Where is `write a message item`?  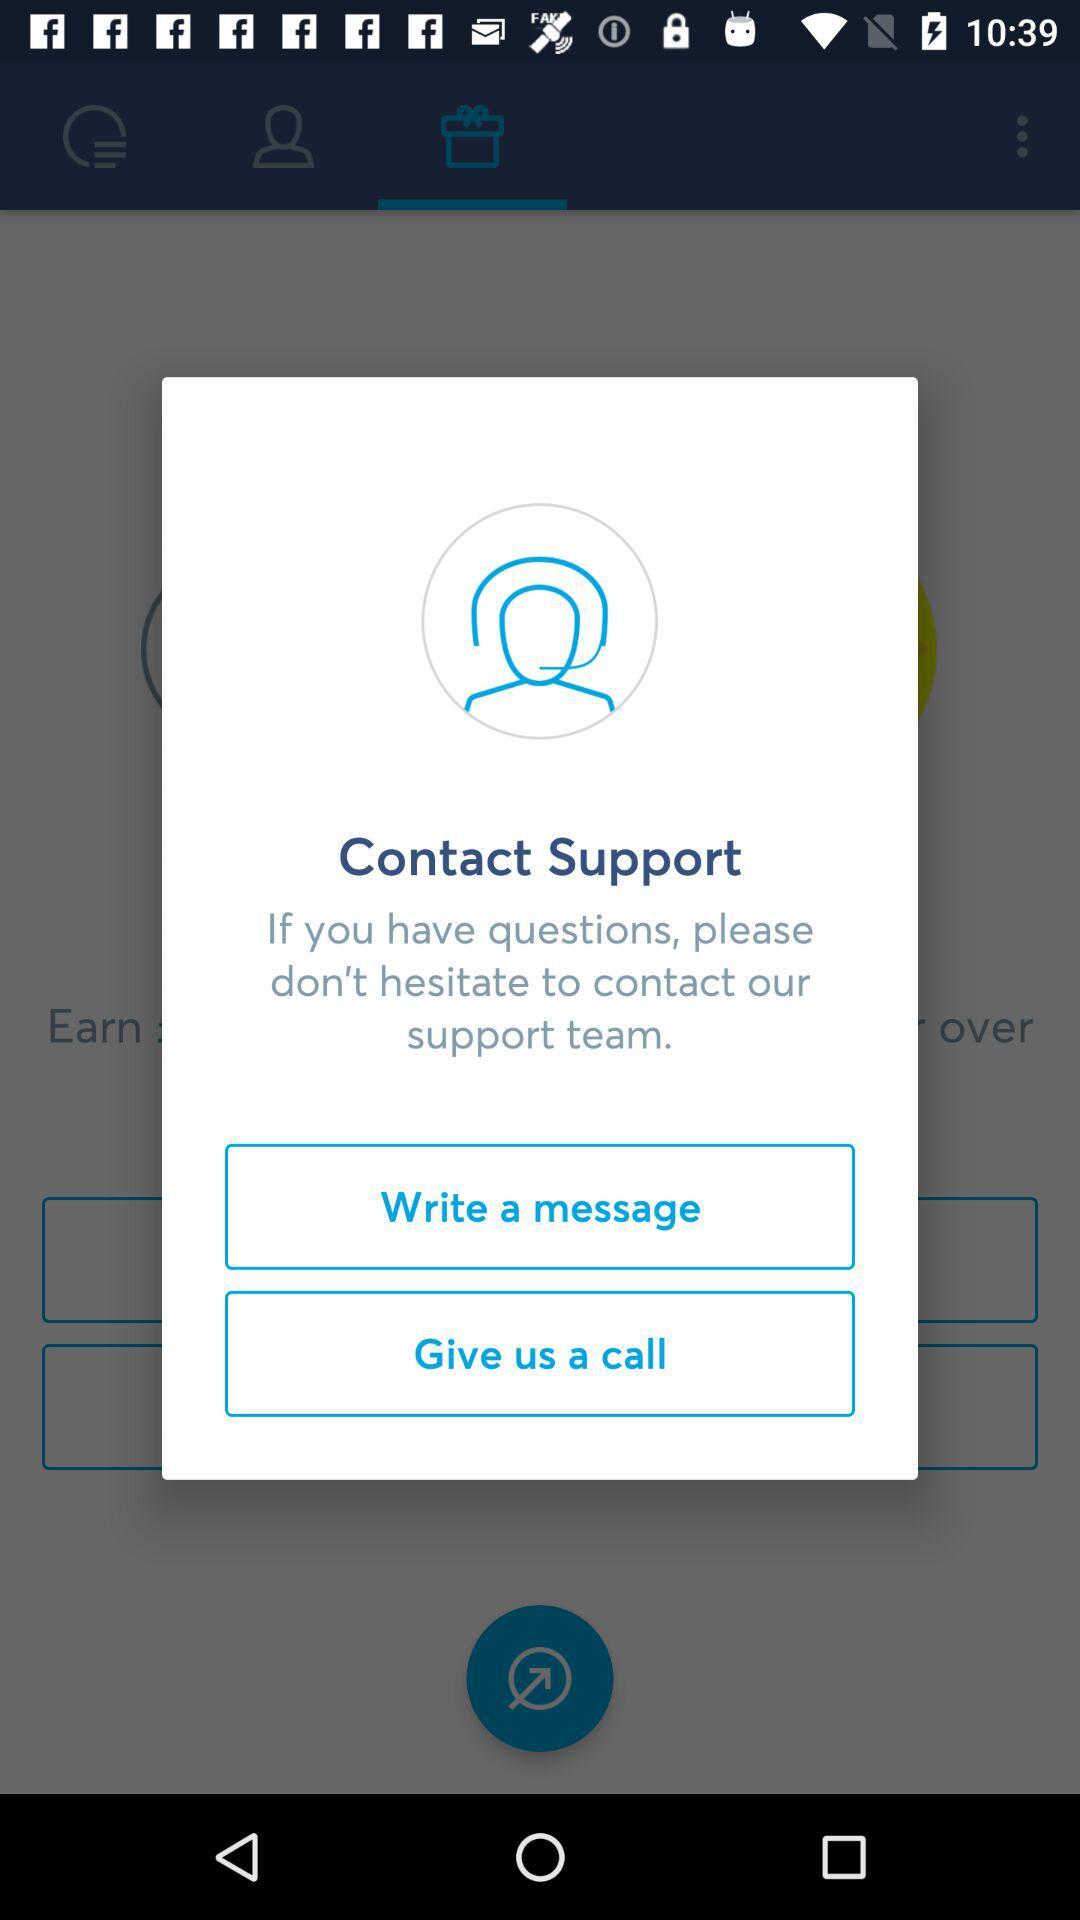
write a message item is located at coordinates (540, 1205).